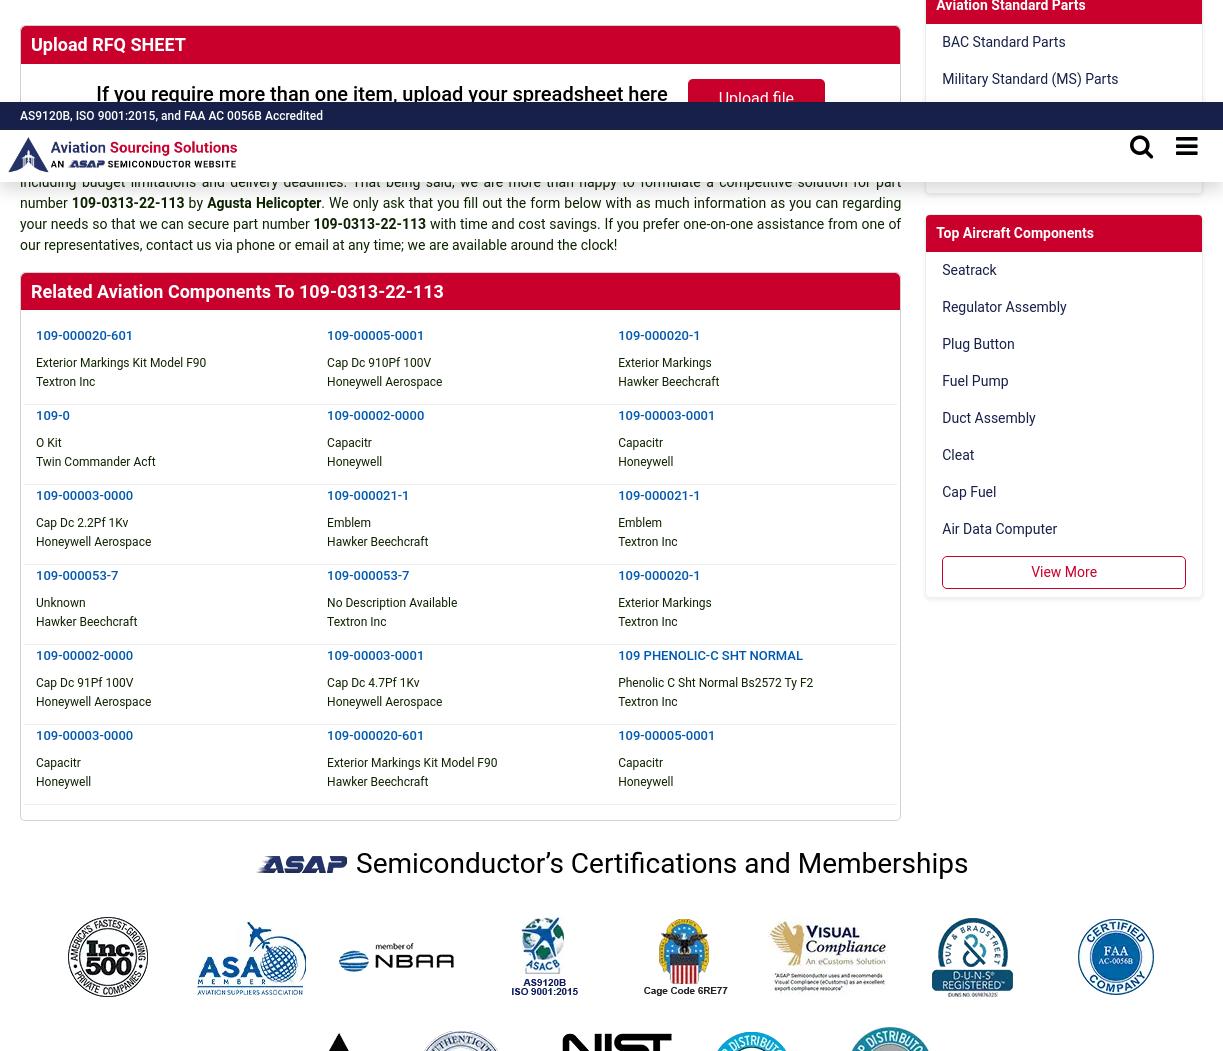 The width and height of the screenshot is (1223, 1051). I want to click on 'Cookie Policy', so click(757, 546).